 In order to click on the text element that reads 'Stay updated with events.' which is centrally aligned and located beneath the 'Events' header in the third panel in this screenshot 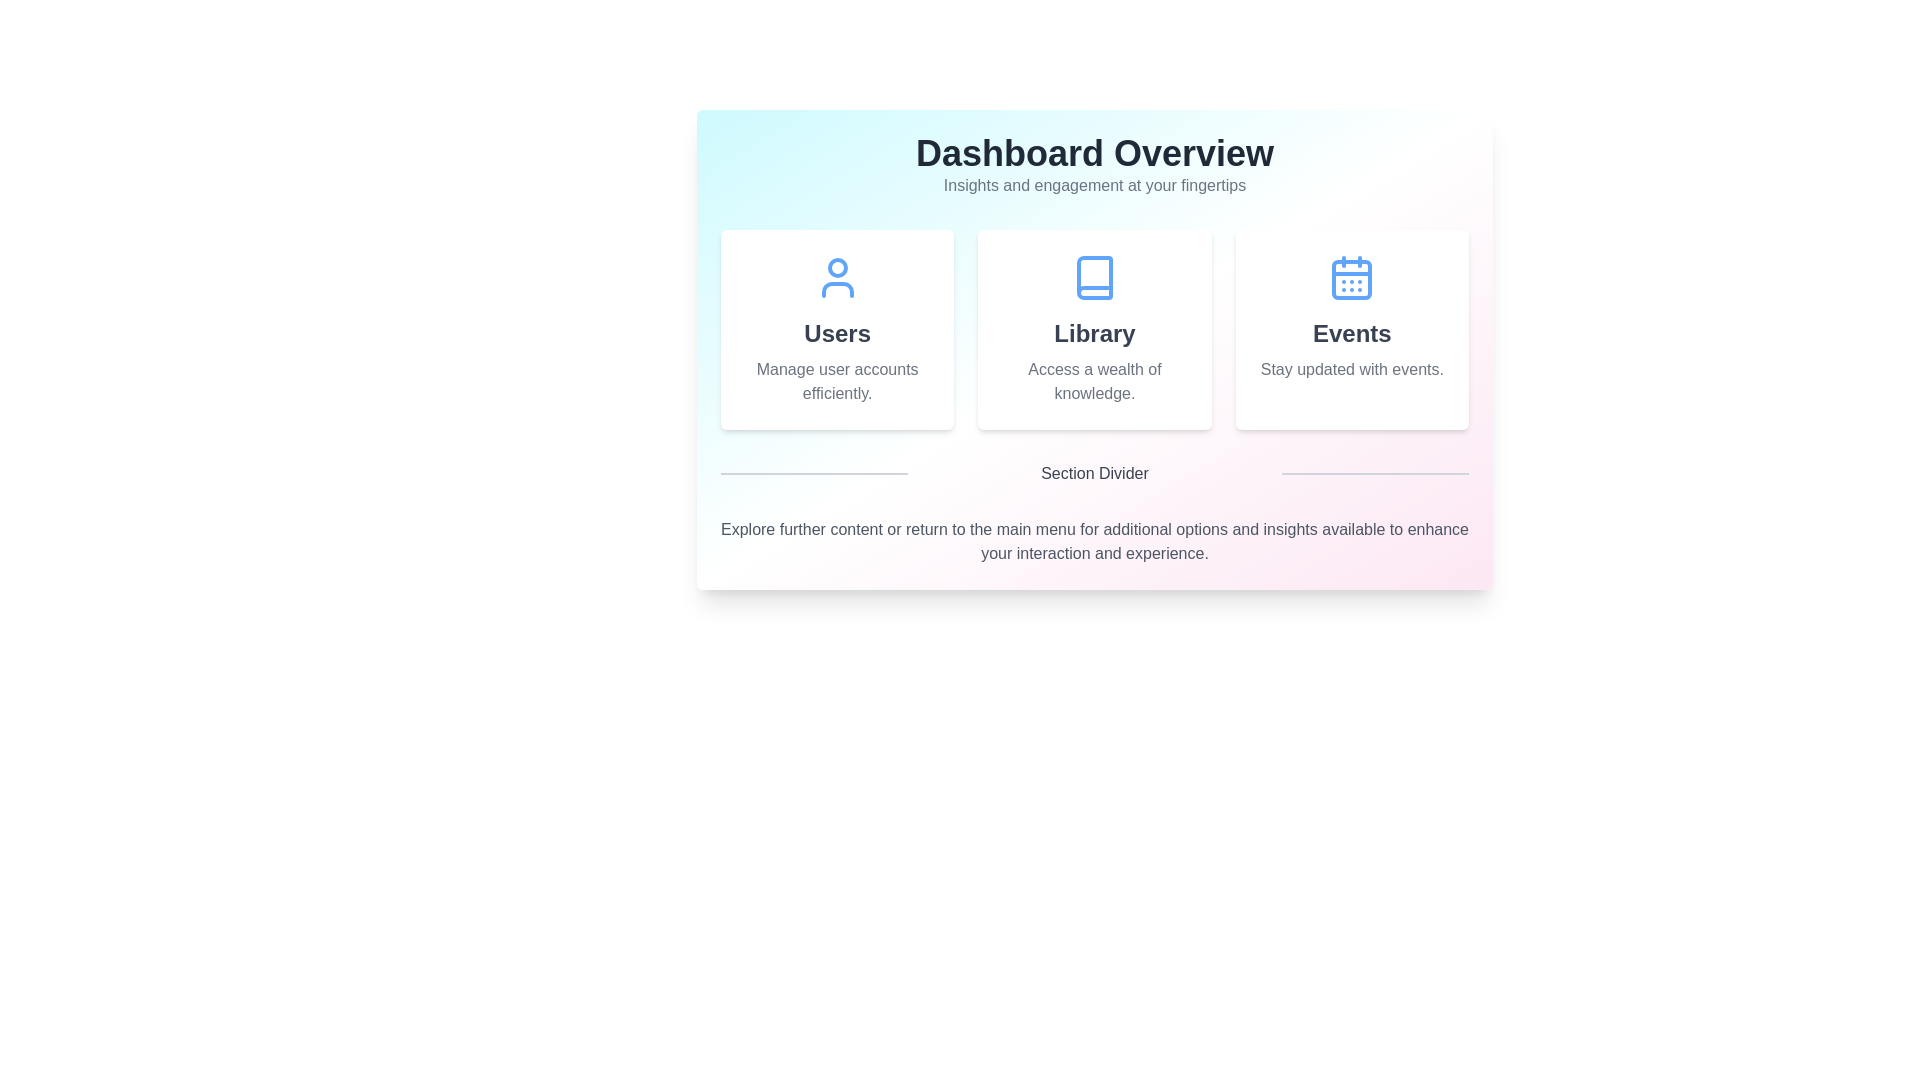, I will do `click(1352, 370)`.